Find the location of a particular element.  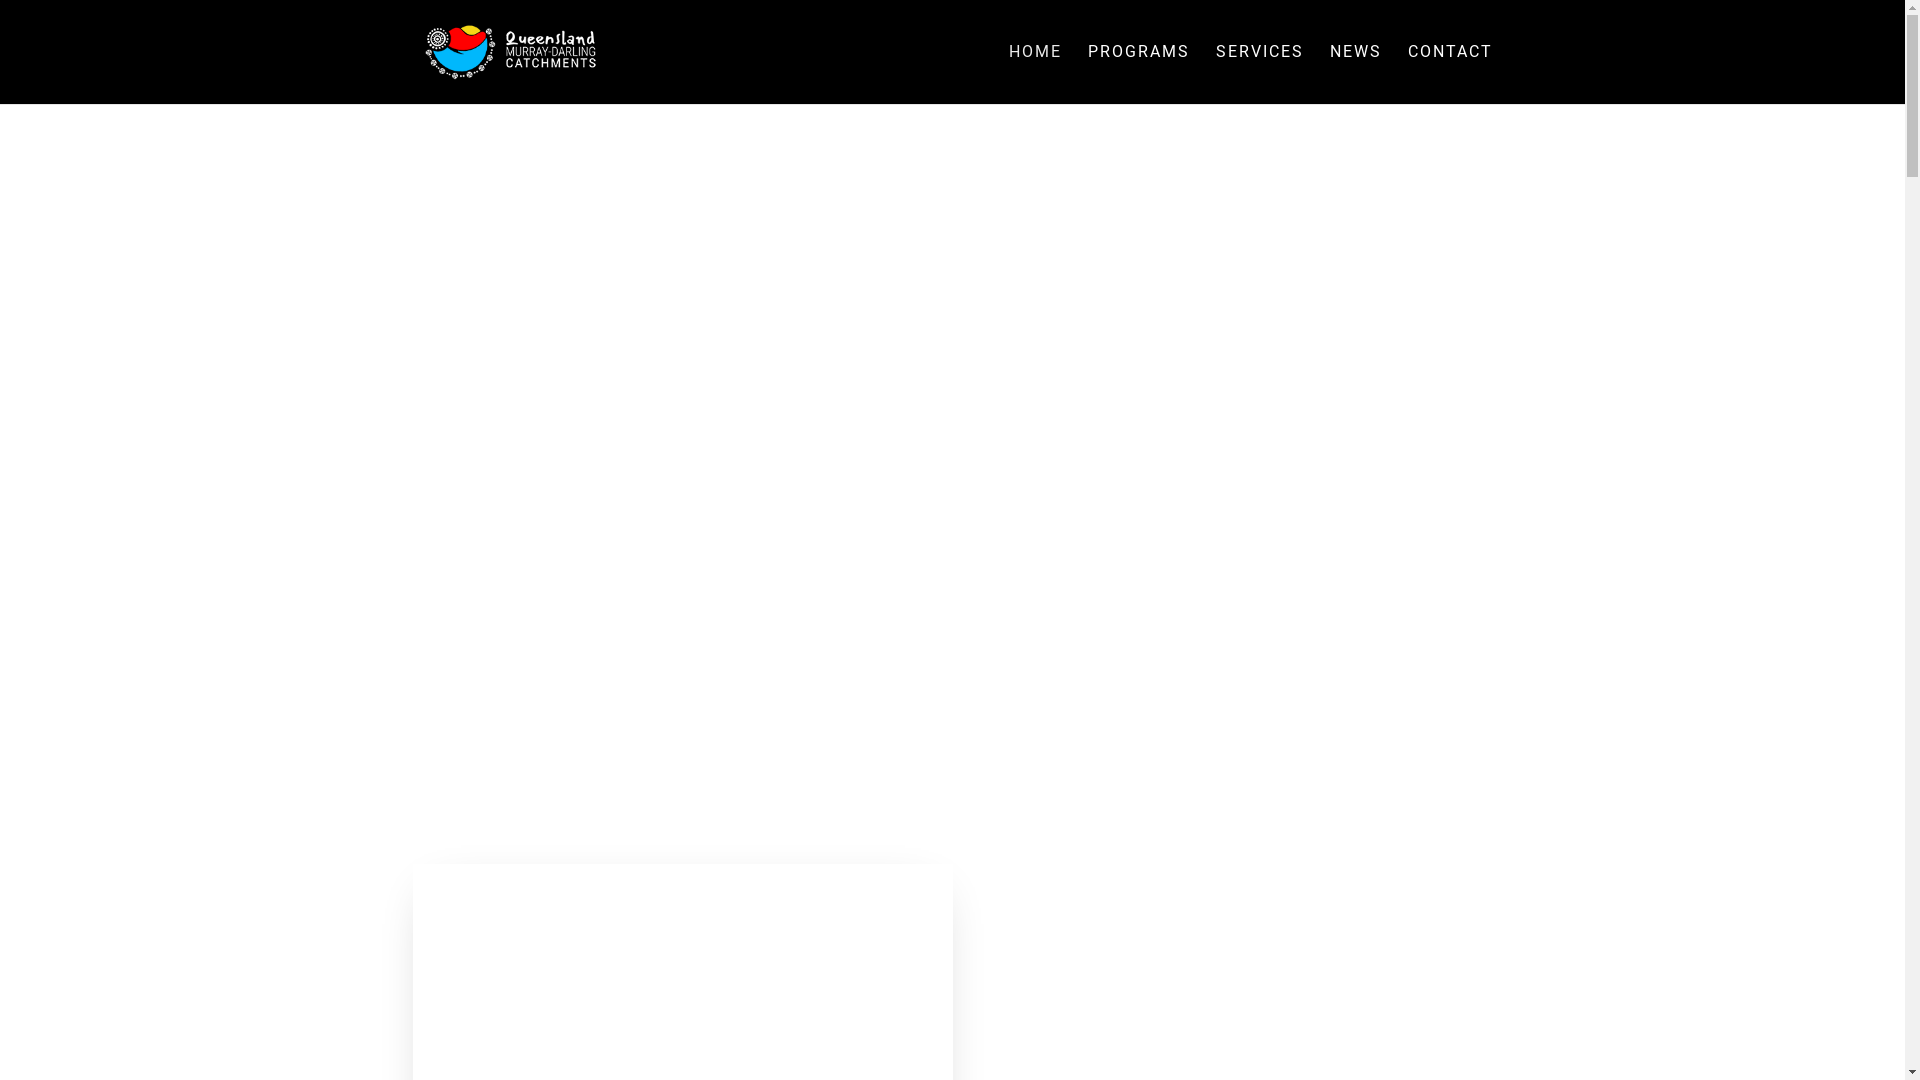

'PROGRAMS' is located at coordinates (1138, 73).